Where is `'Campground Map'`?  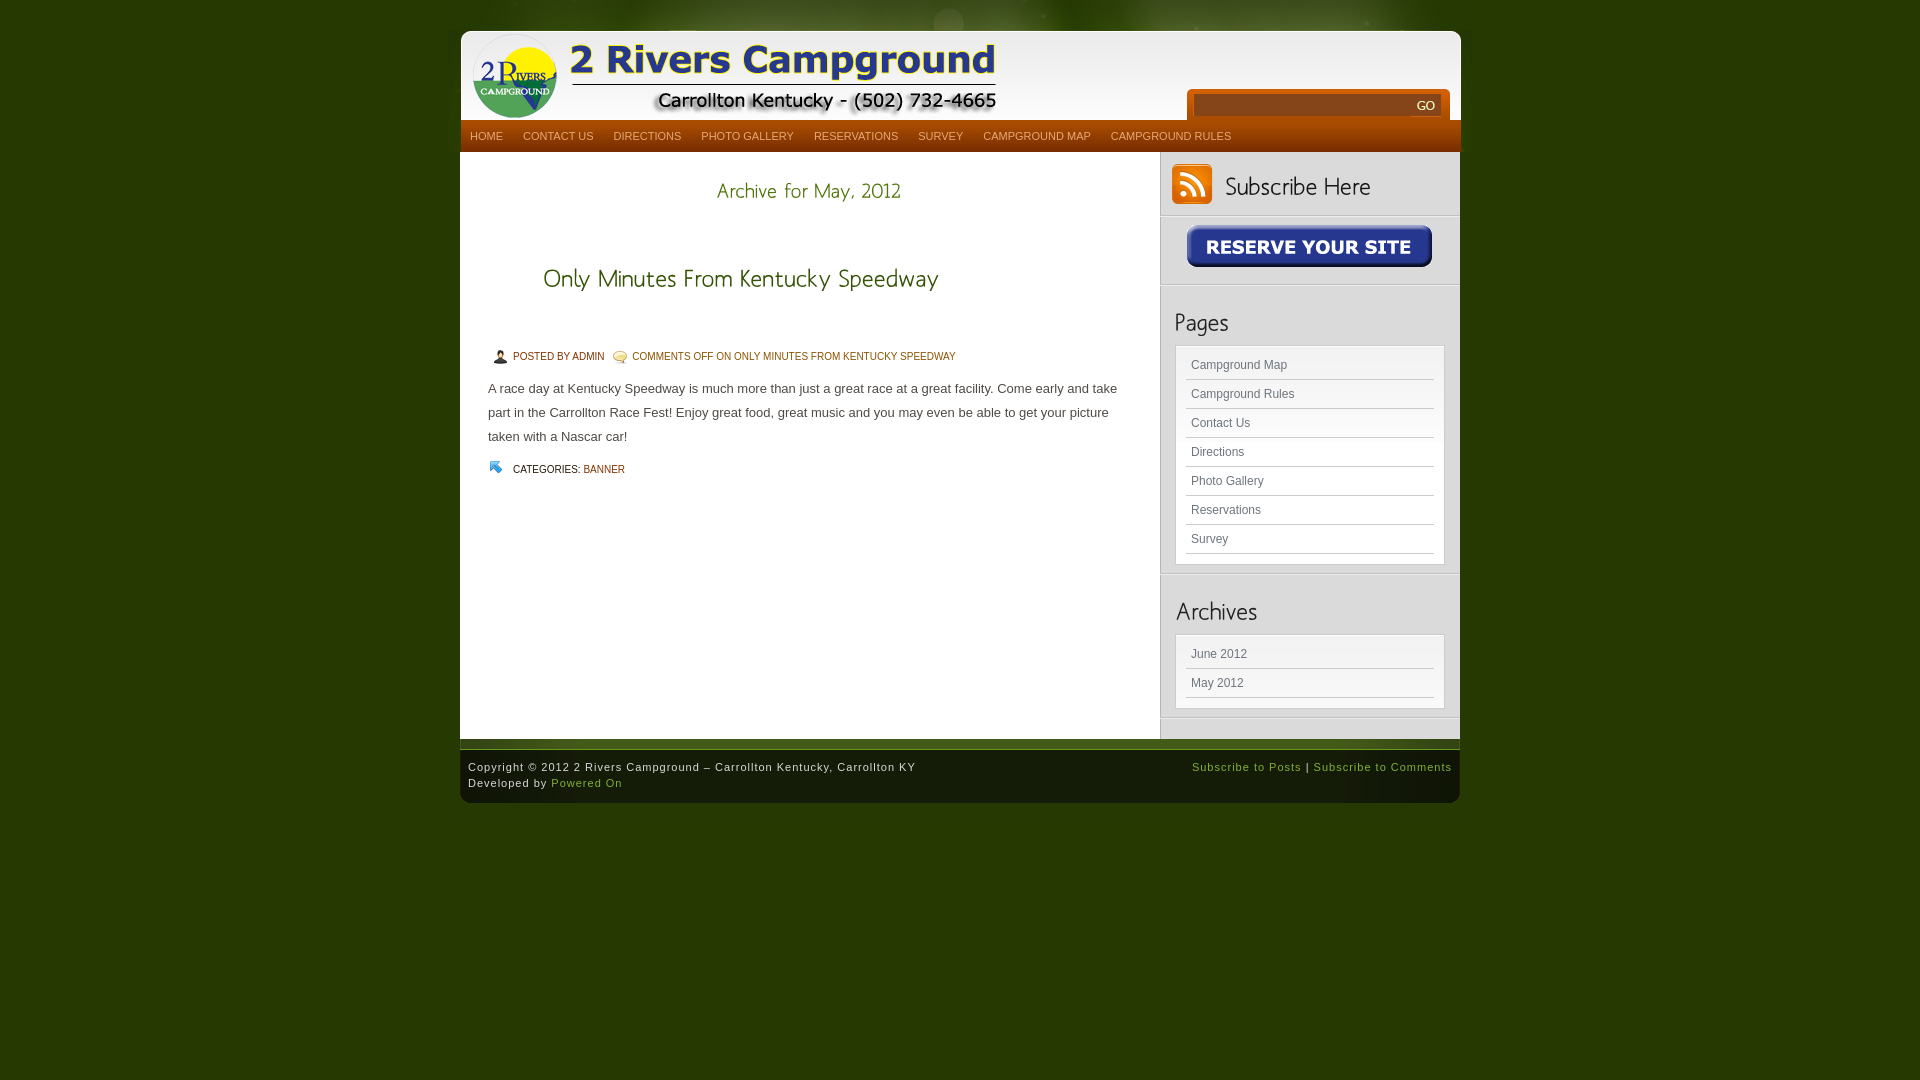
'Campground Map' is located at coordinates (1310, 365).